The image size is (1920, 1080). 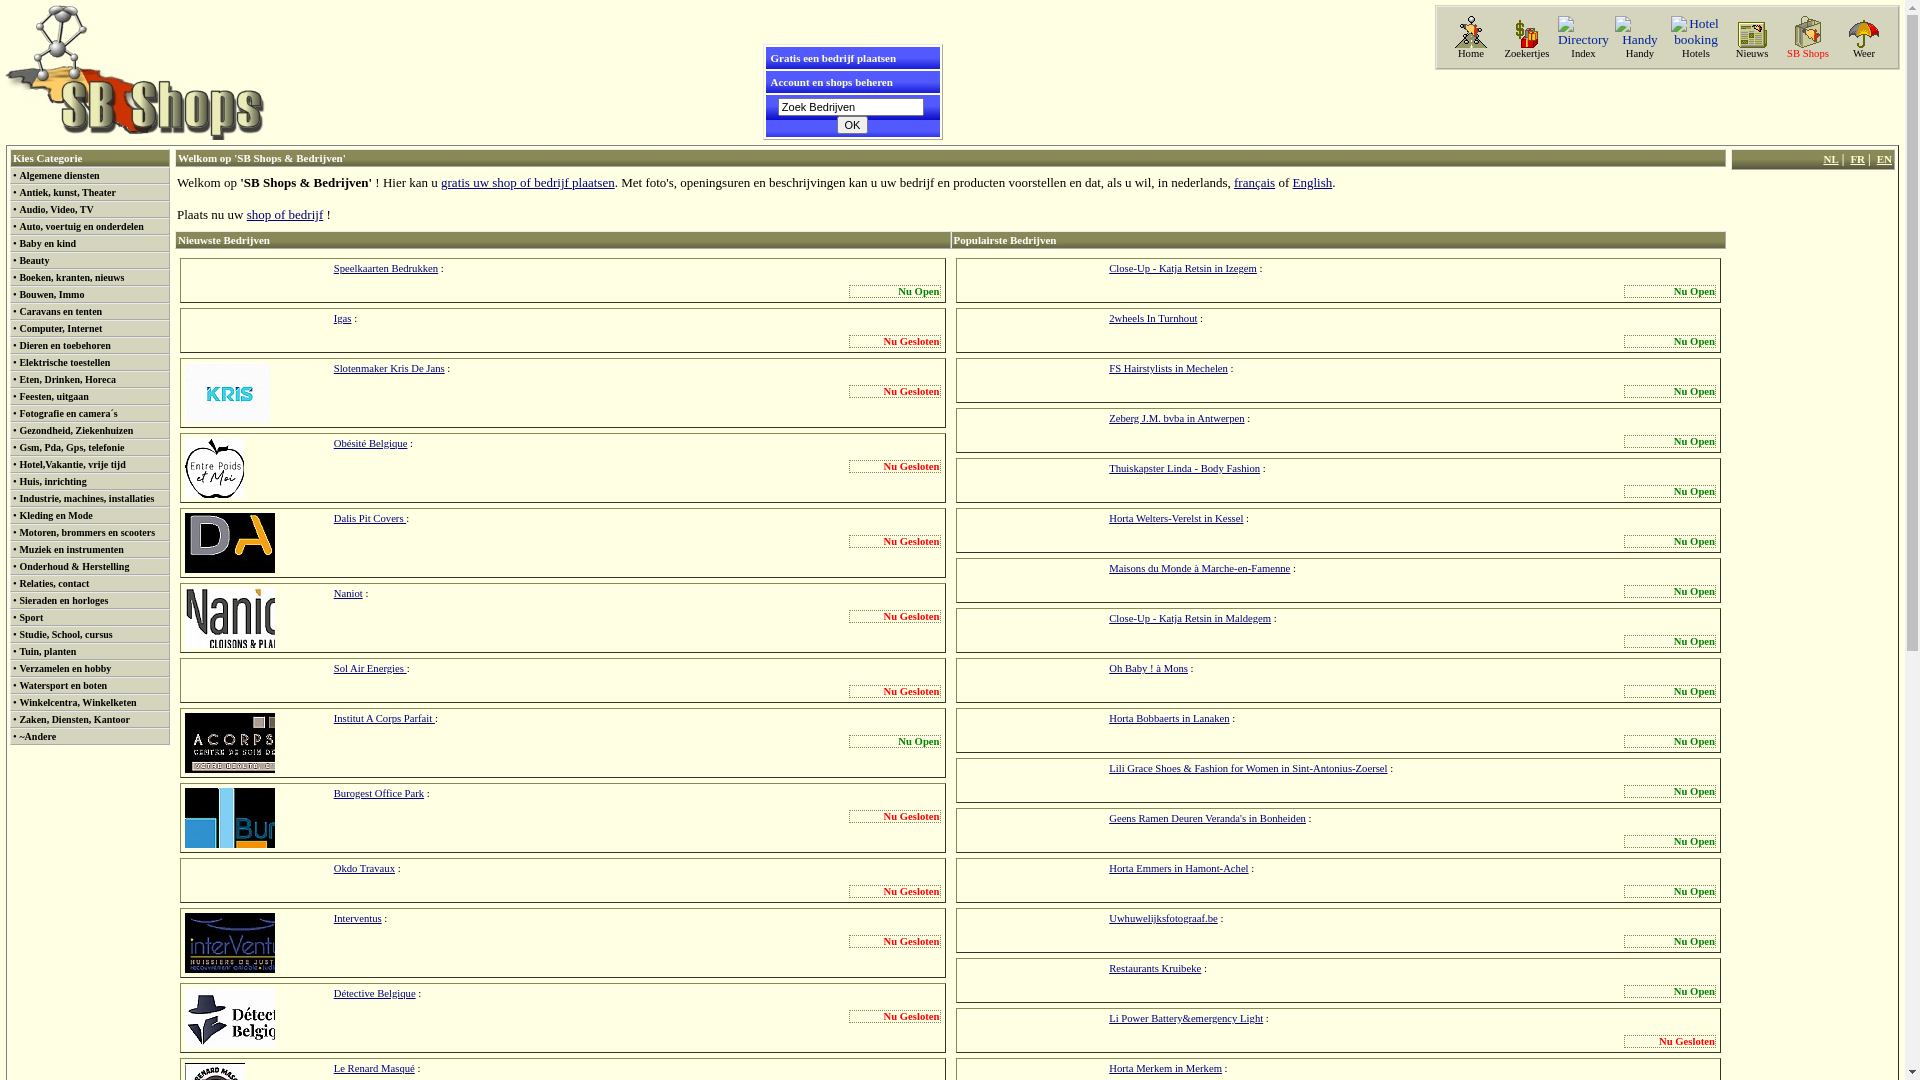 I want to click on 'OK', so click(x=853, y=124).